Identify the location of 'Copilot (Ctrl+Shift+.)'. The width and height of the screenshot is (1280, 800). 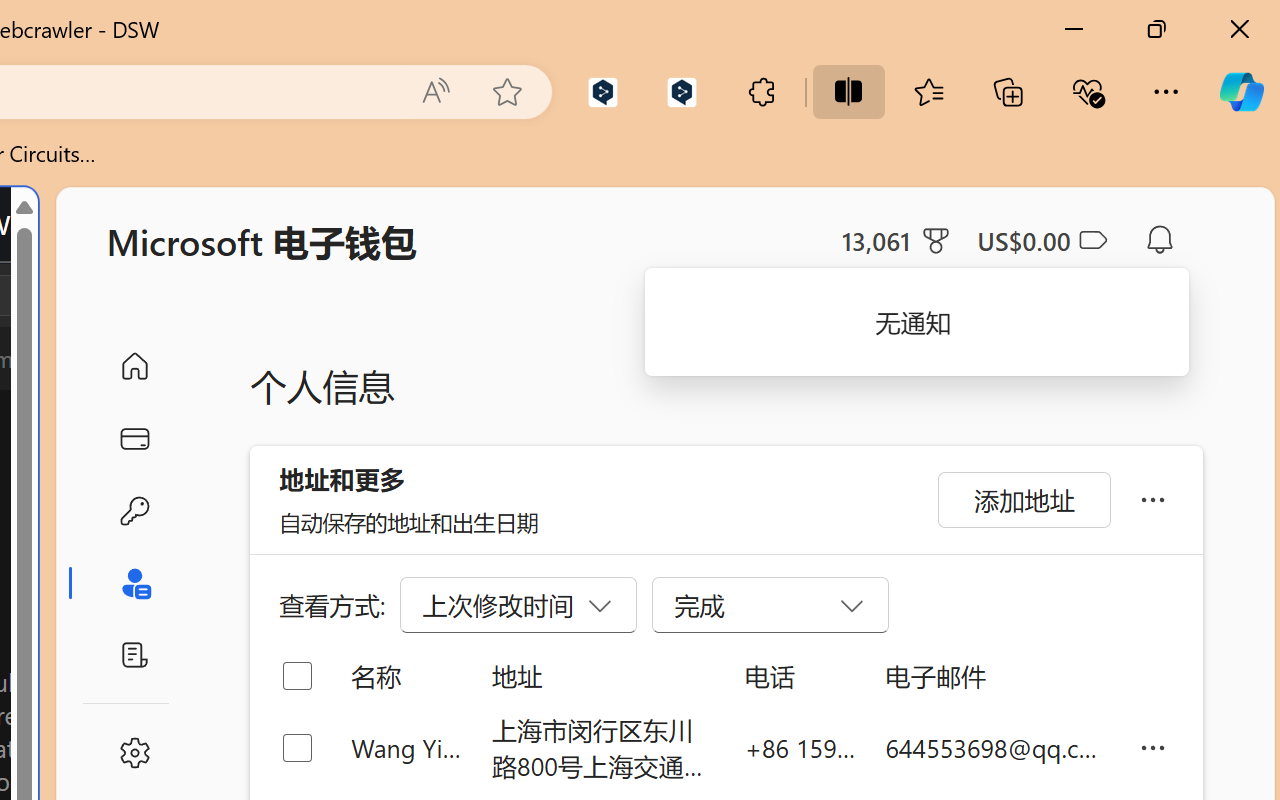
(1240, 91).